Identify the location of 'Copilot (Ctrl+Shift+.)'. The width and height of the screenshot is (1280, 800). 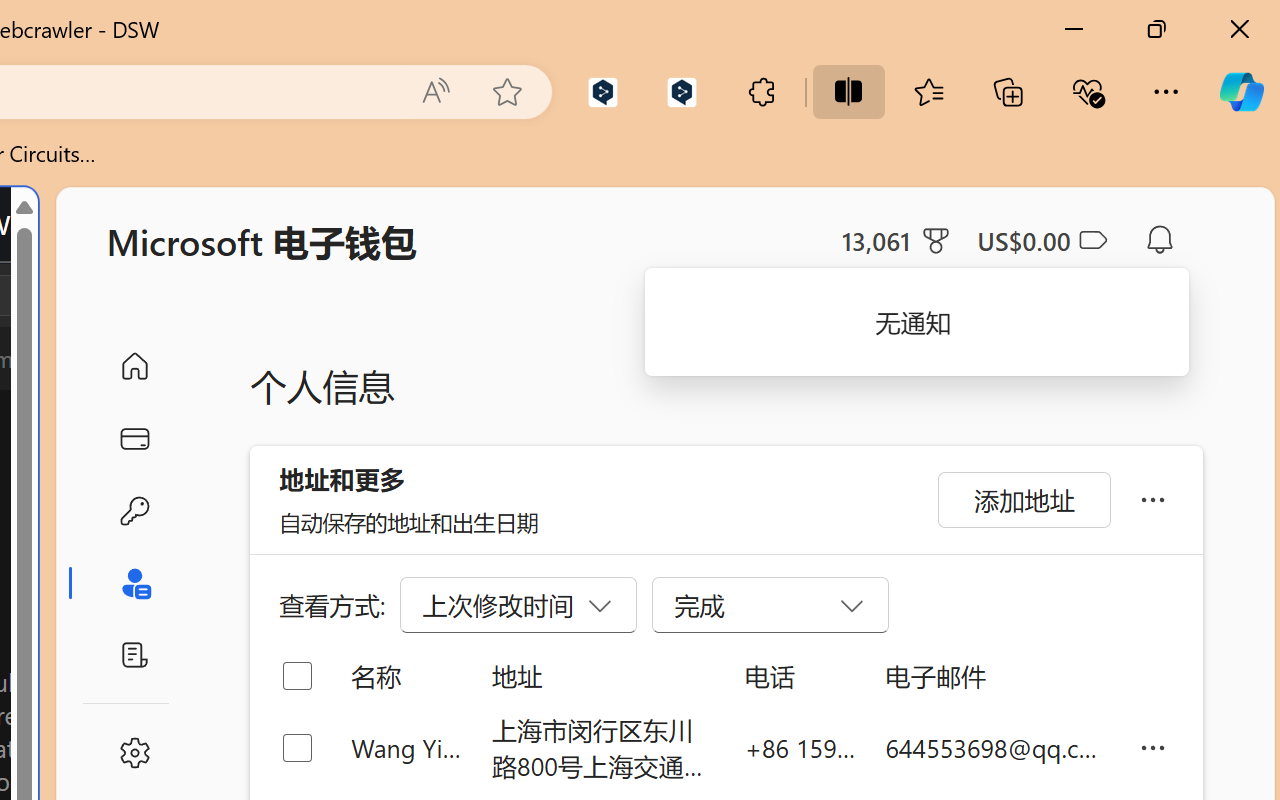
(1240, 91).